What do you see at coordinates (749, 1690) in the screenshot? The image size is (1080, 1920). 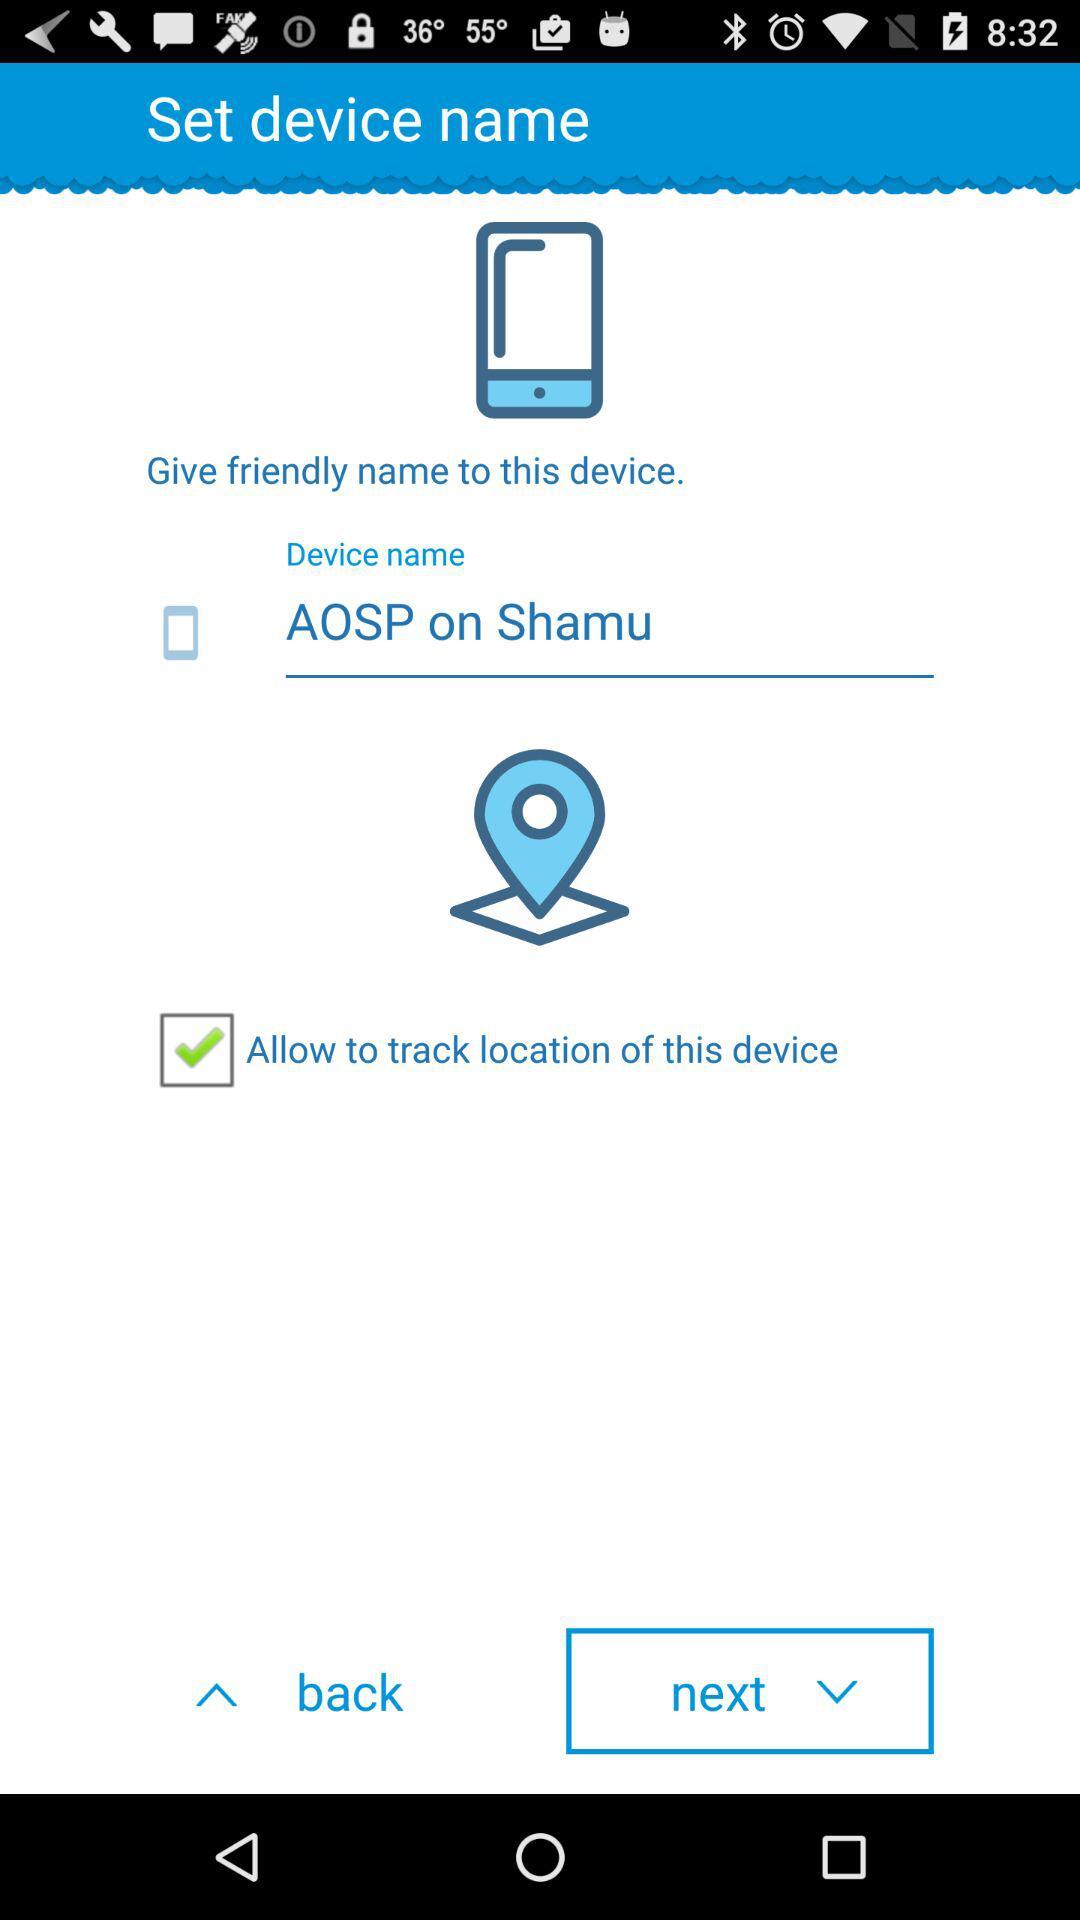 I see `button next to the back` at bounding box center [749, 1690].